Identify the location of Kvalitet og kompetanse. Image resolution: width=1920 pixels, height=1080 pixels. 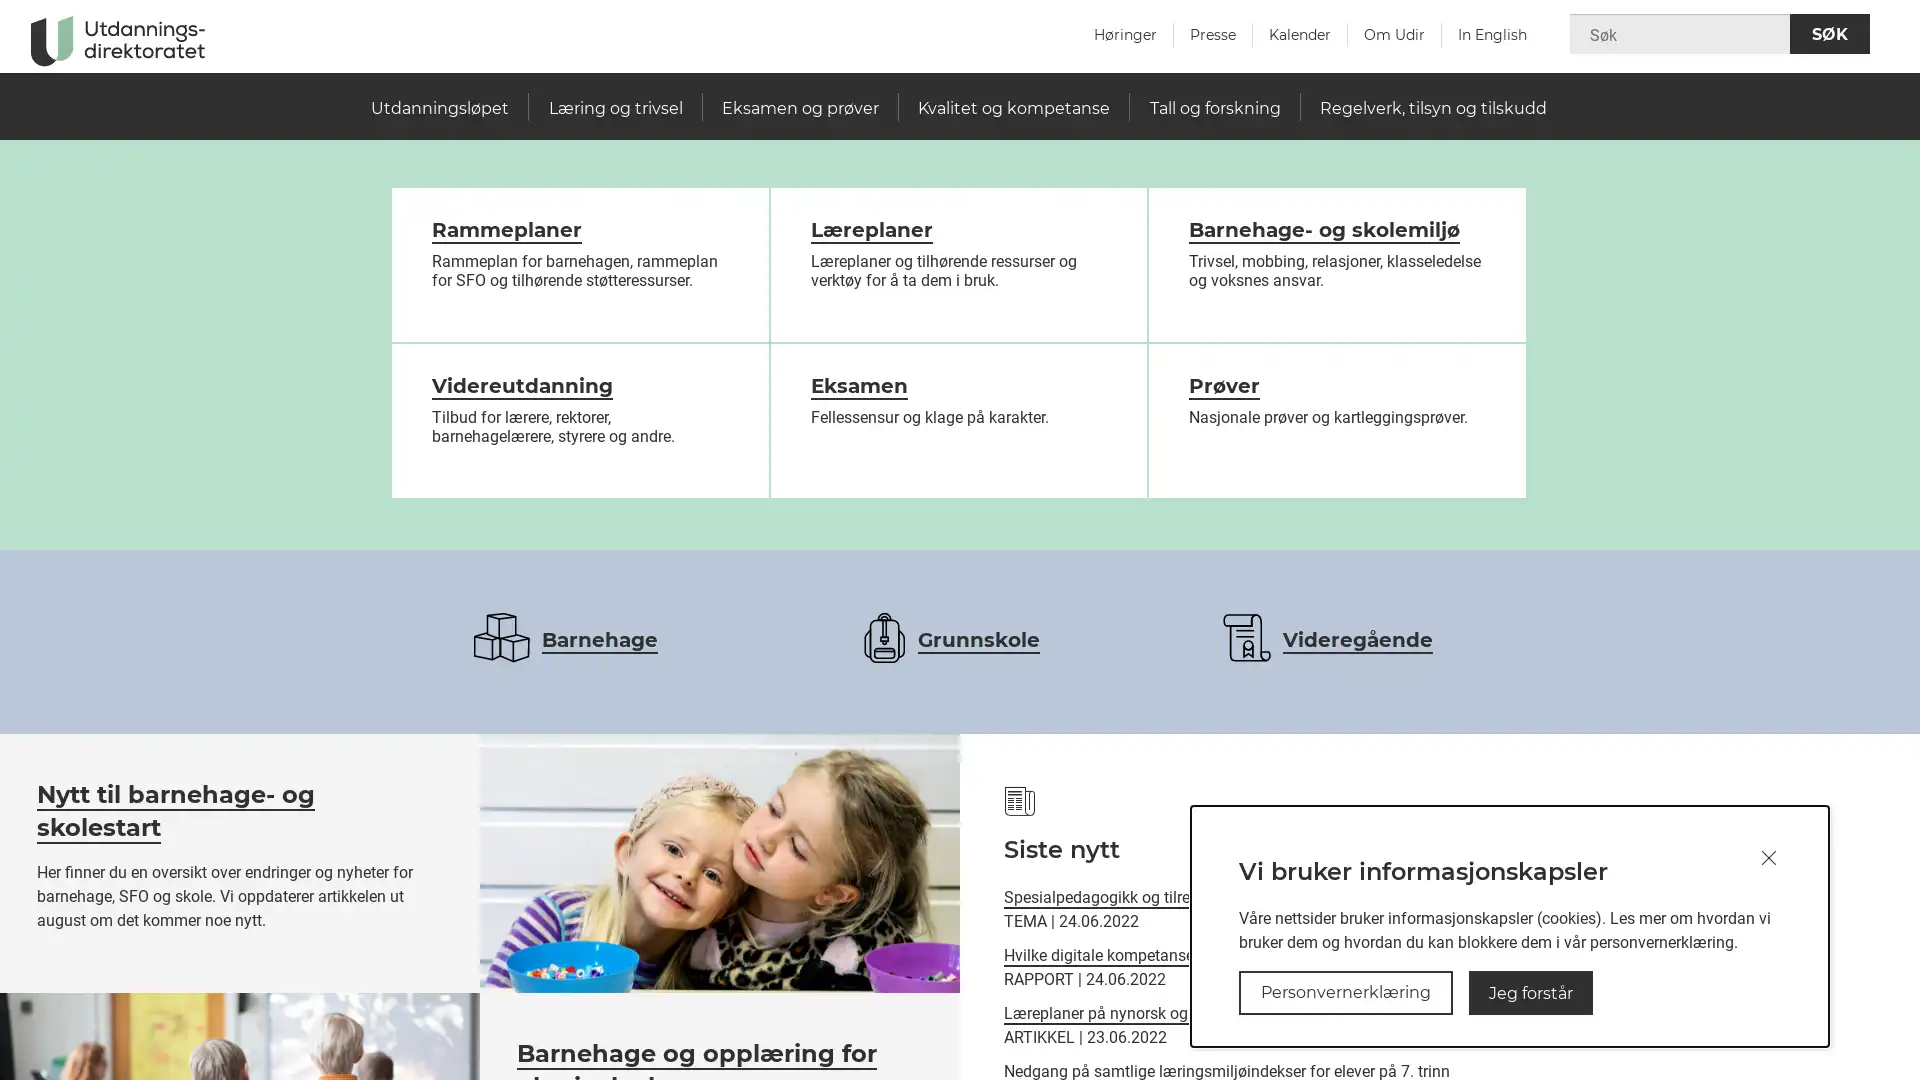
(1013, 108).